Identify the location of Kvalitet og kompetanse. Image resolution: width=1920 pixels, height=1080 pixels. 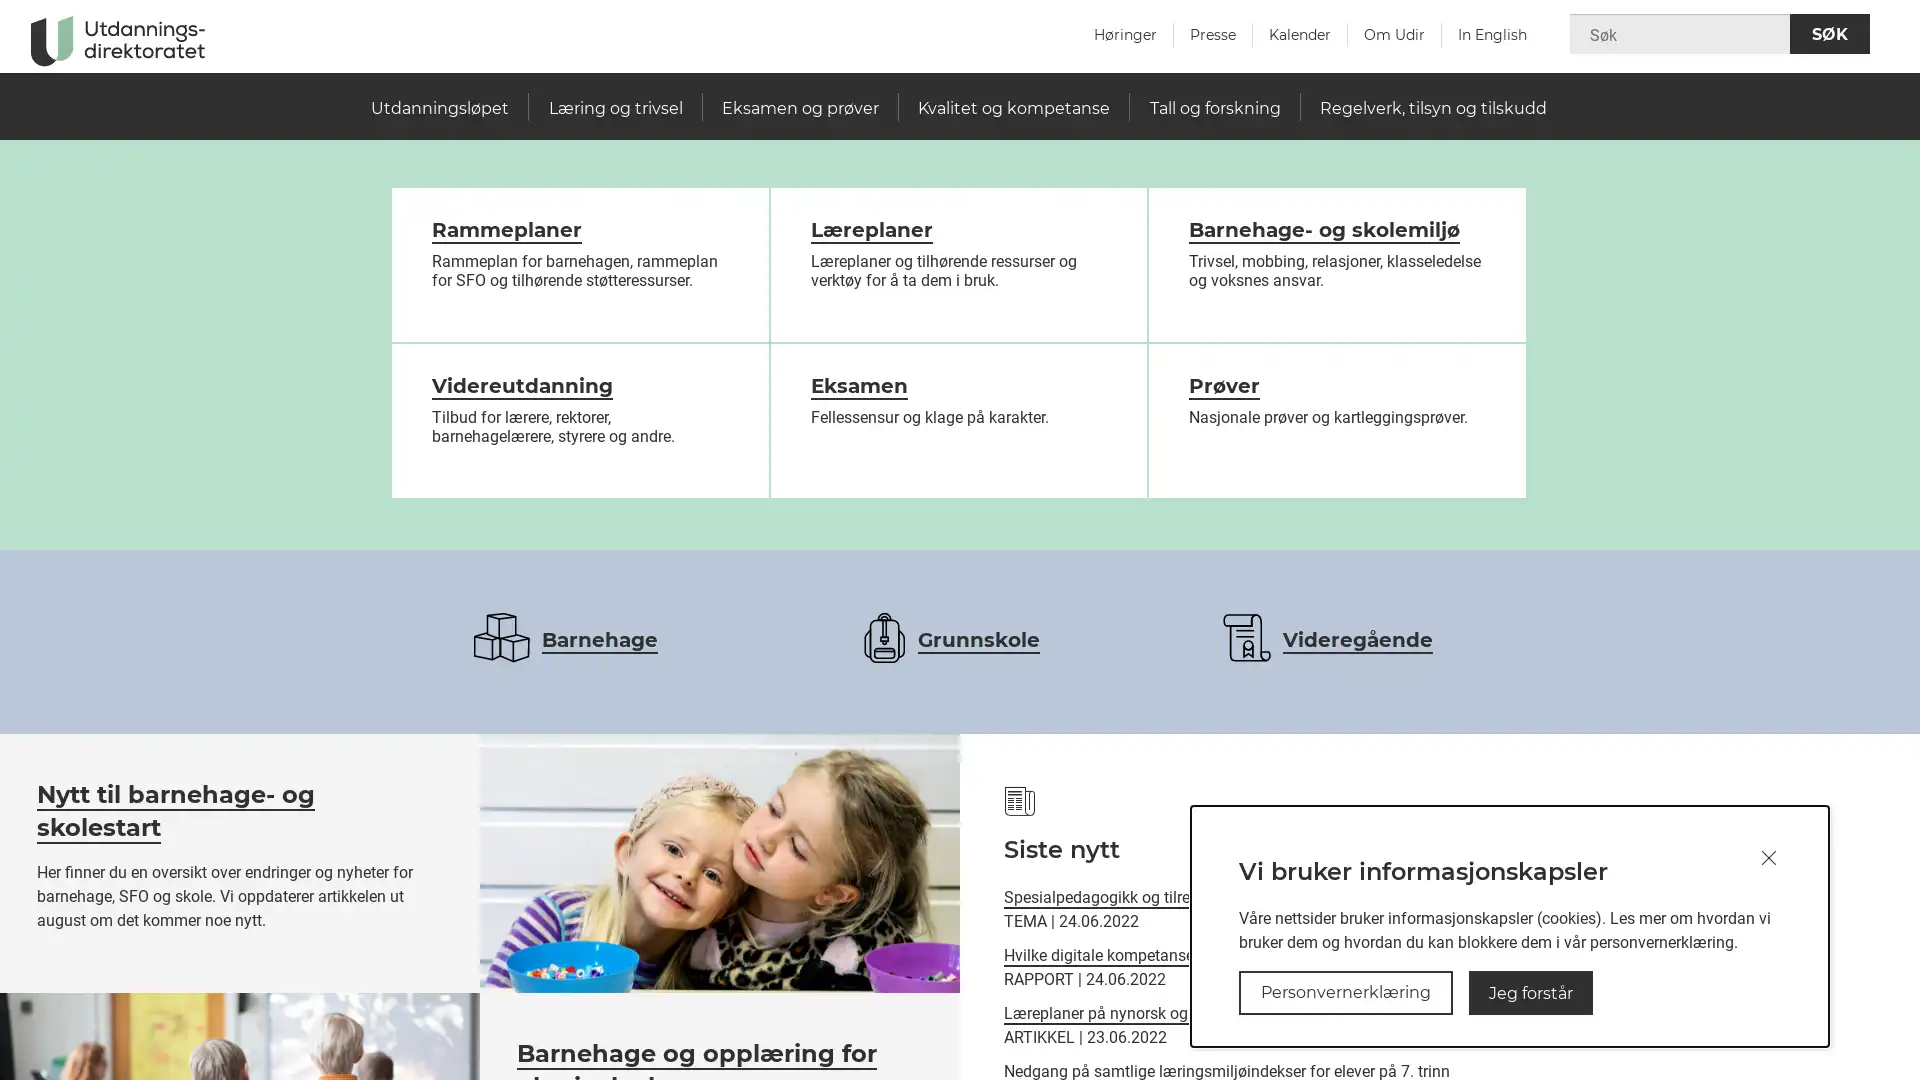
(1013, 108).